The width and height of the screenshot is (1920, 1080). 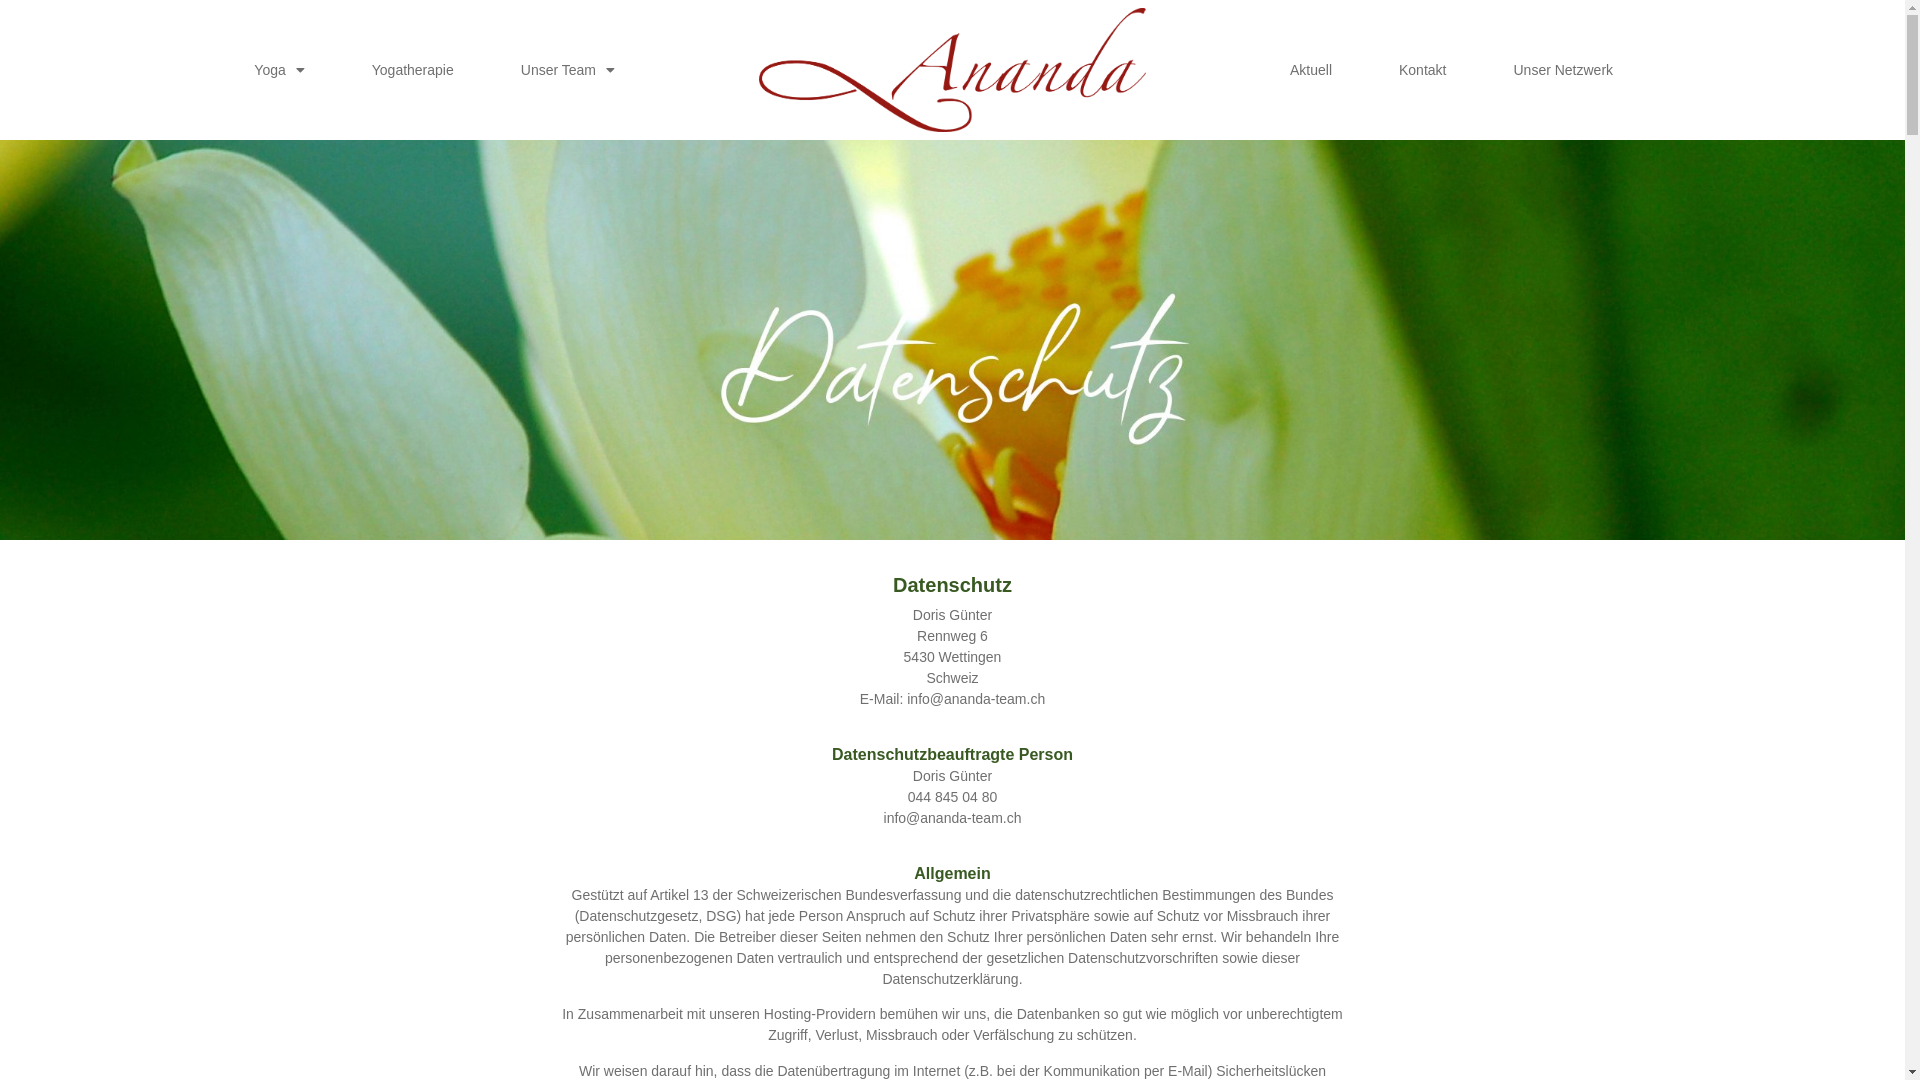 I want to click on 'Yogatherapie', so click(x=351, y=68).